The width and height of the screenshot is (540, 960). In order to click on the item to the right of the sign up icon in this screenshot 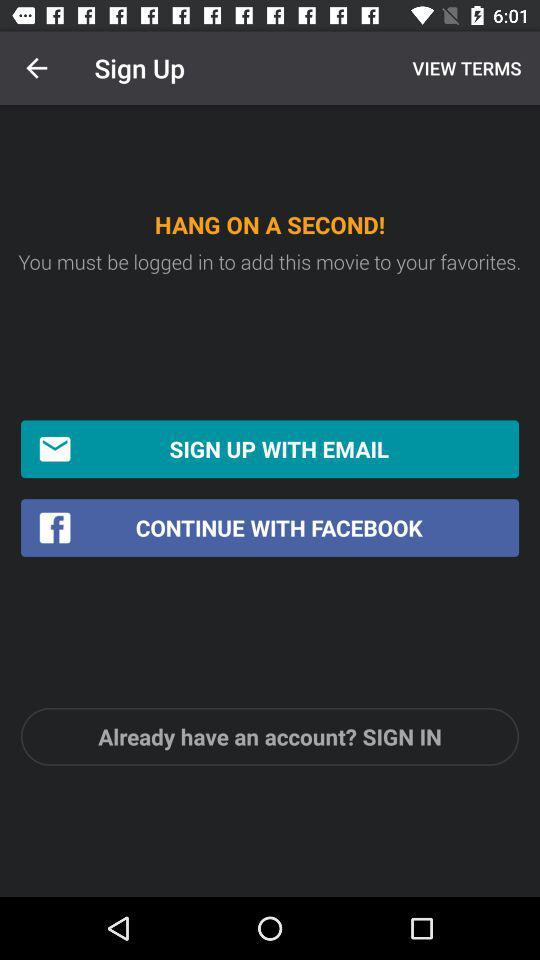, I will do `click(464, 68)`.